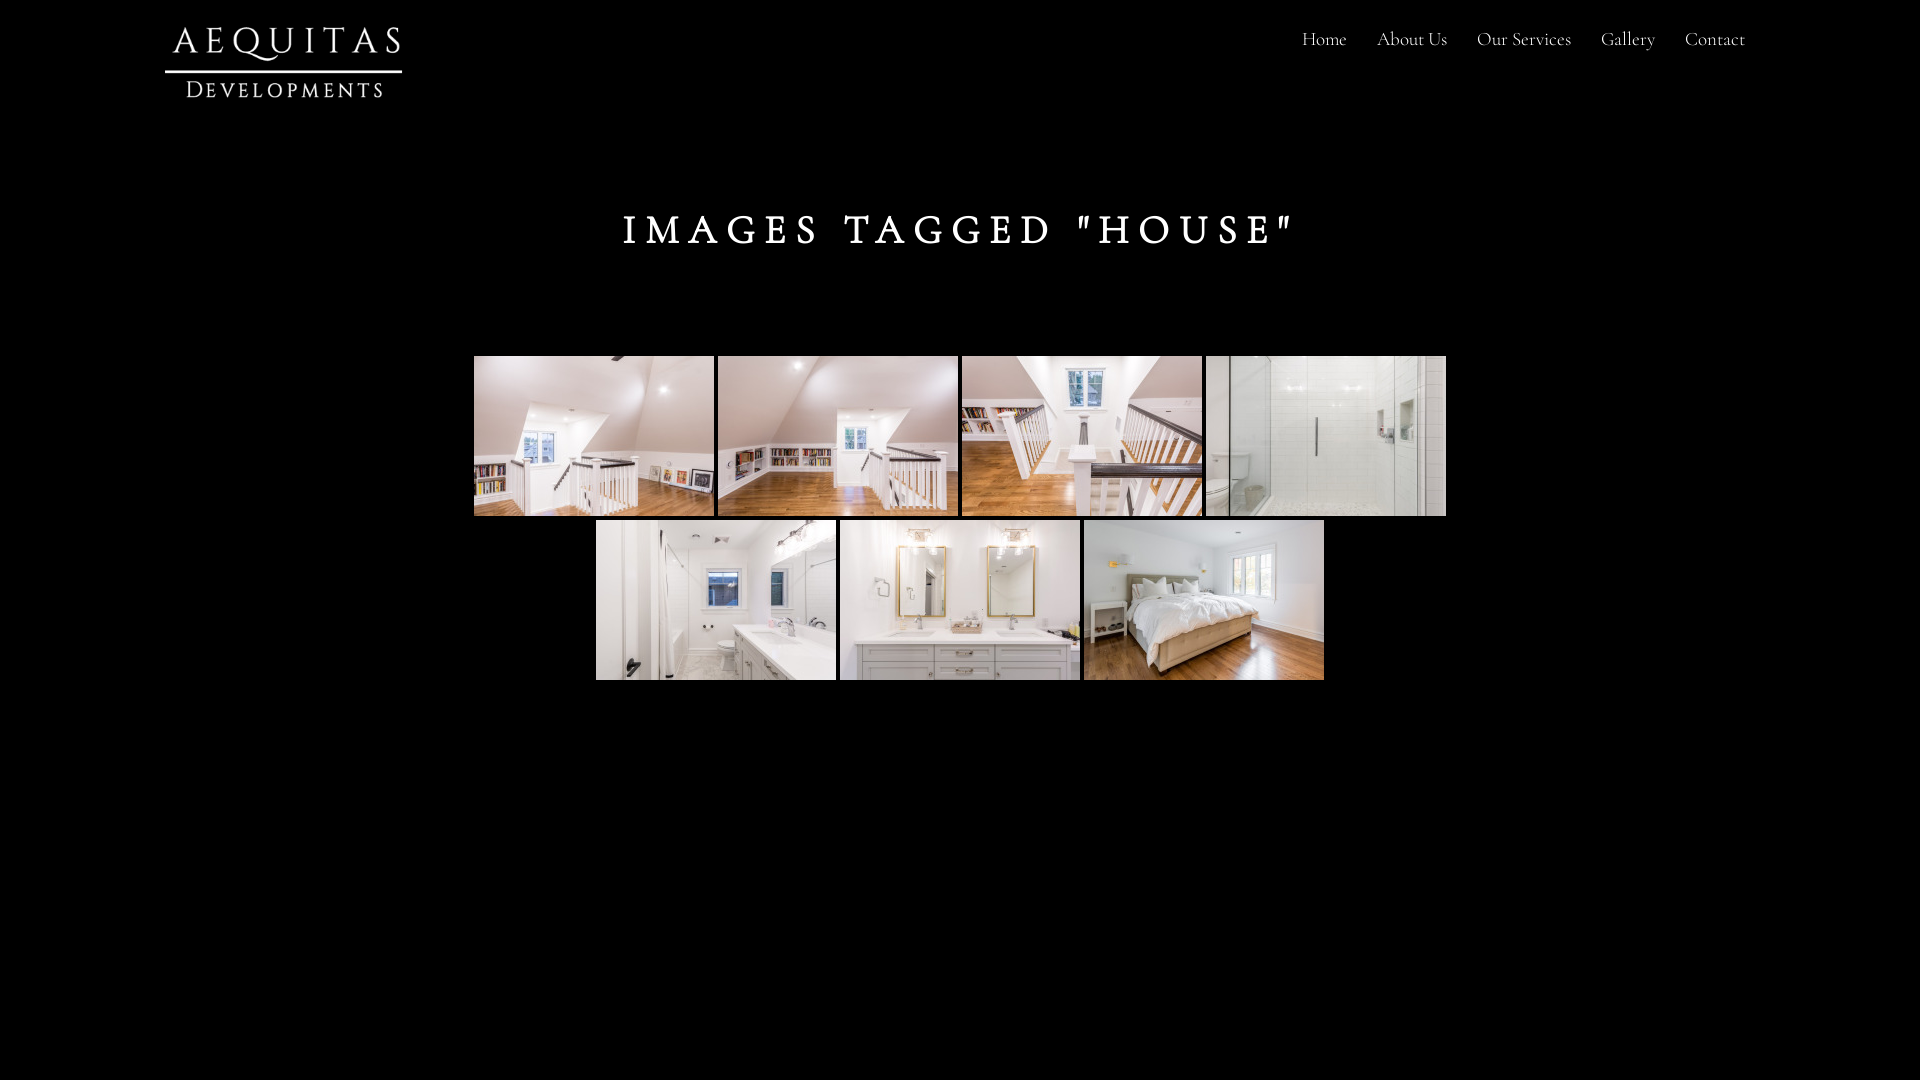  What do you see at coordinates (1713, 39) in the screenshot?
I see `'Contact'` at bounding box center [1713, 39].